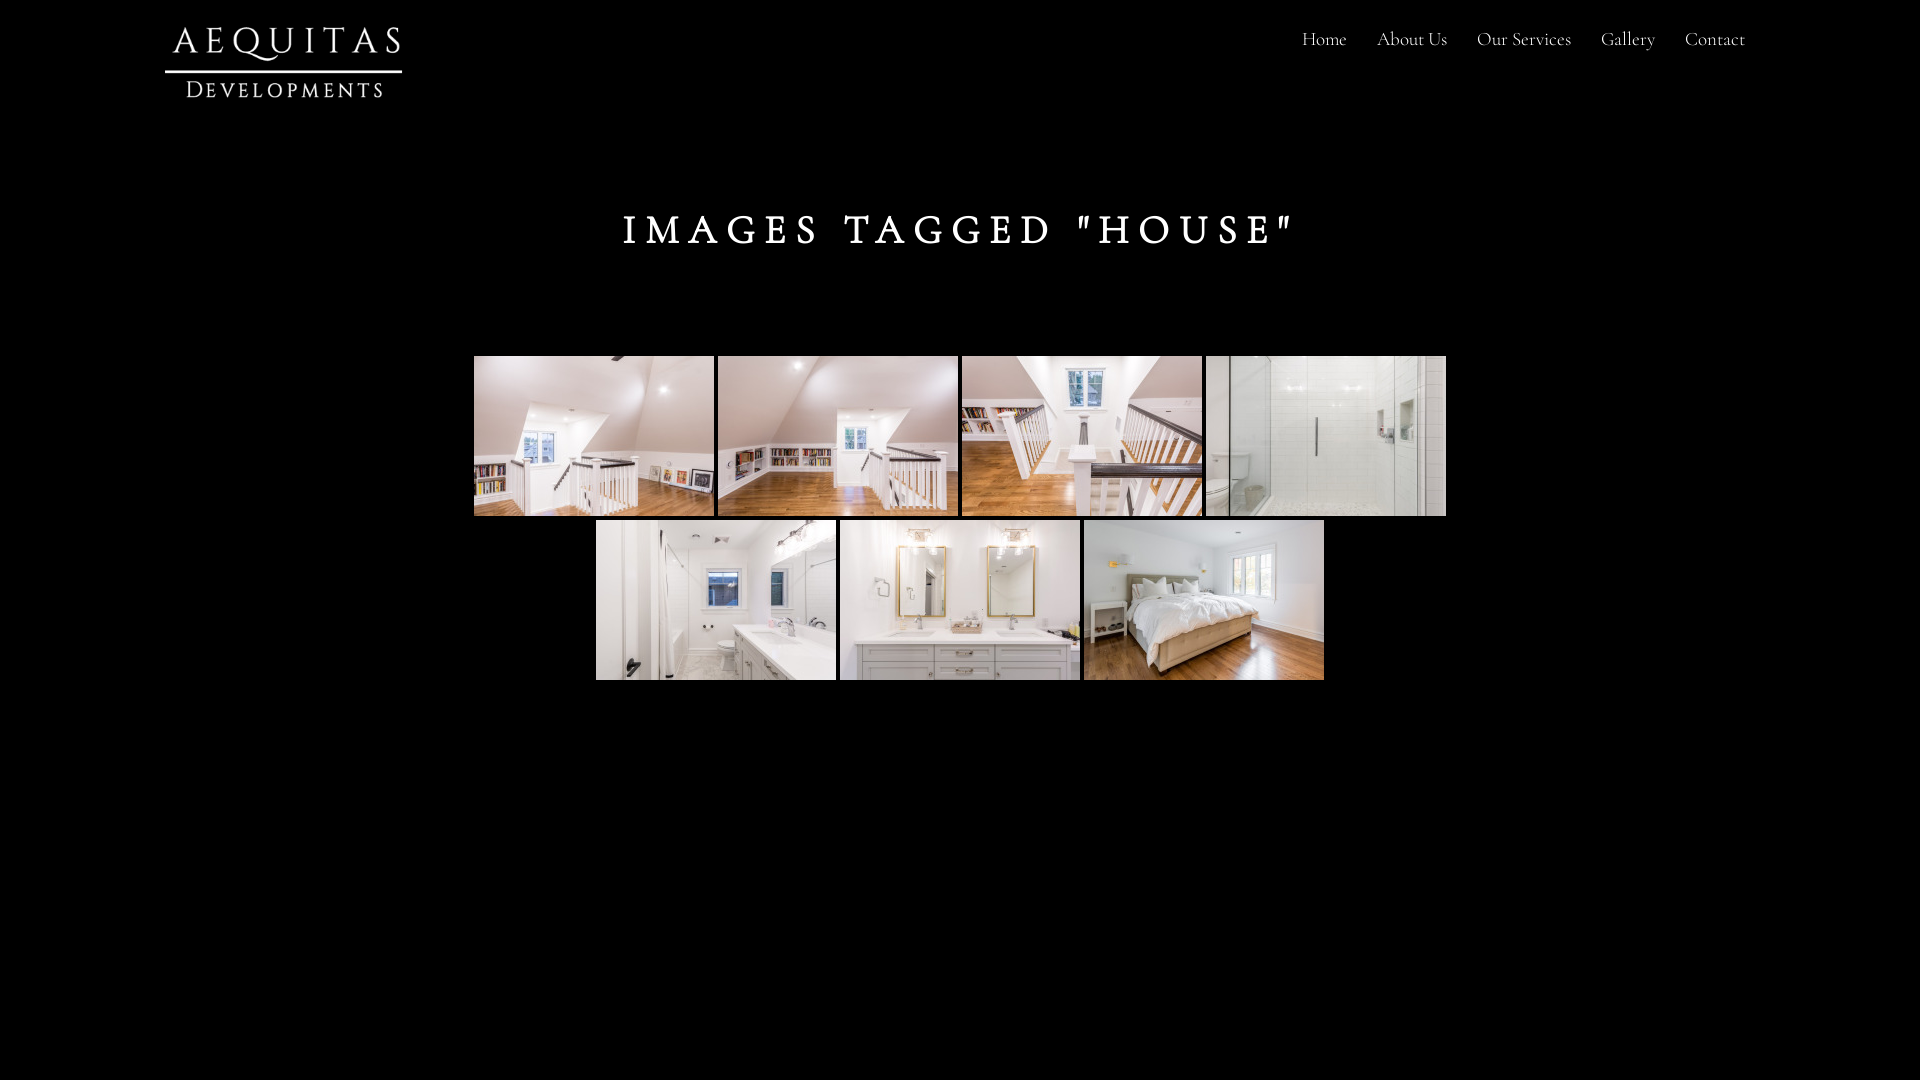  What do you see at coordinates (1713, 39) in the screenshot?
I see `'Contact'` at bounding box center [1713, 39].